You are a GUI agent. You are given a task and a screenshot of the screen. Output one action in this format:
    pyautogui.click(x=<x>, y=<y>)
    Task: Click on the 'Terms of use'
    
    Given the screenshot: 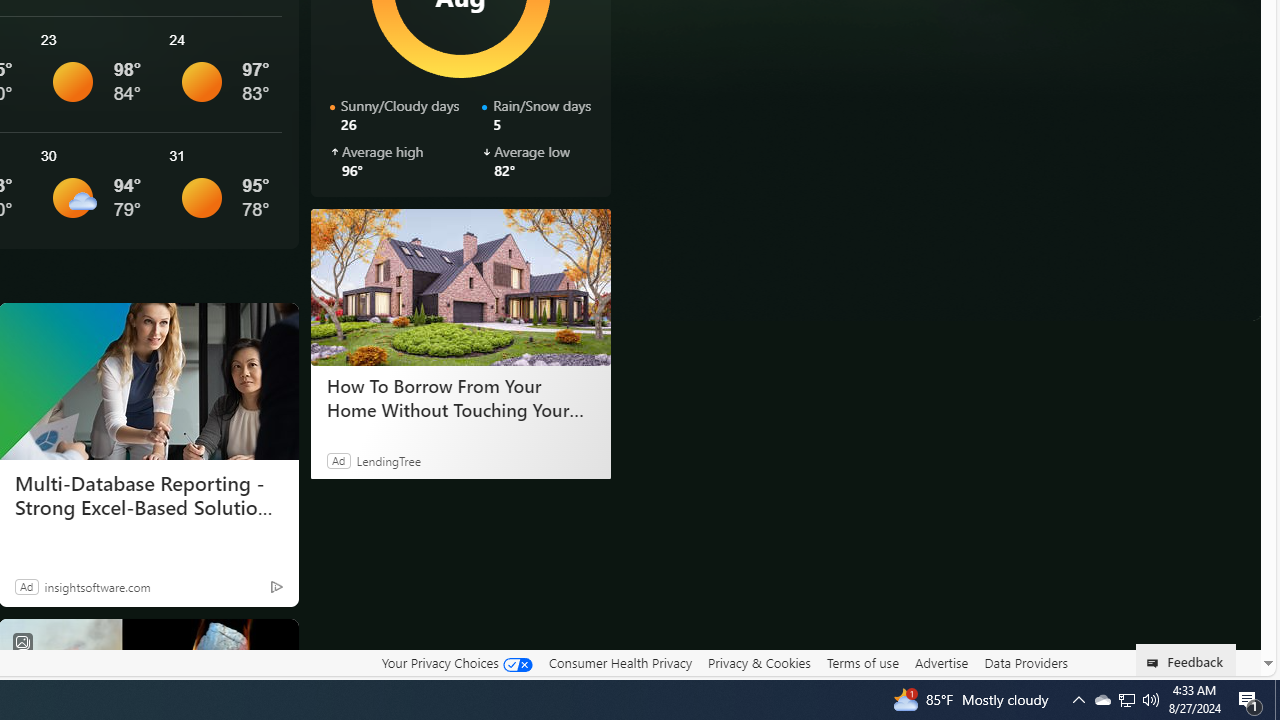 What is the action you would take?
    pyautogui.click(x=862, y=663)
    